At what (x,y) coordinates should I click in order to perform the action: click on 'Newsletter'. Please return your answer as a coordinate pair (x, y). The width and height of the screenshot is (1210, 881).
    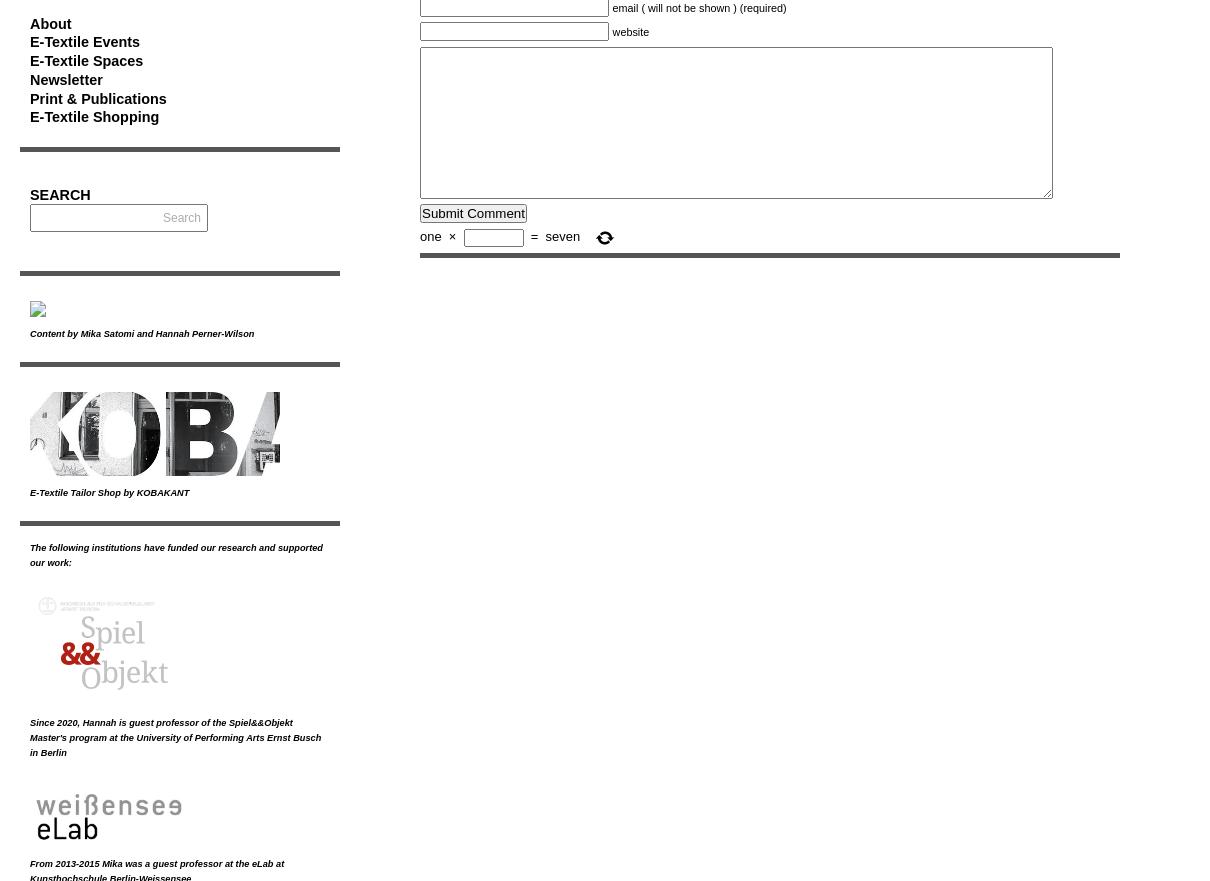
    Looking at the image, I should click on (64, 78).